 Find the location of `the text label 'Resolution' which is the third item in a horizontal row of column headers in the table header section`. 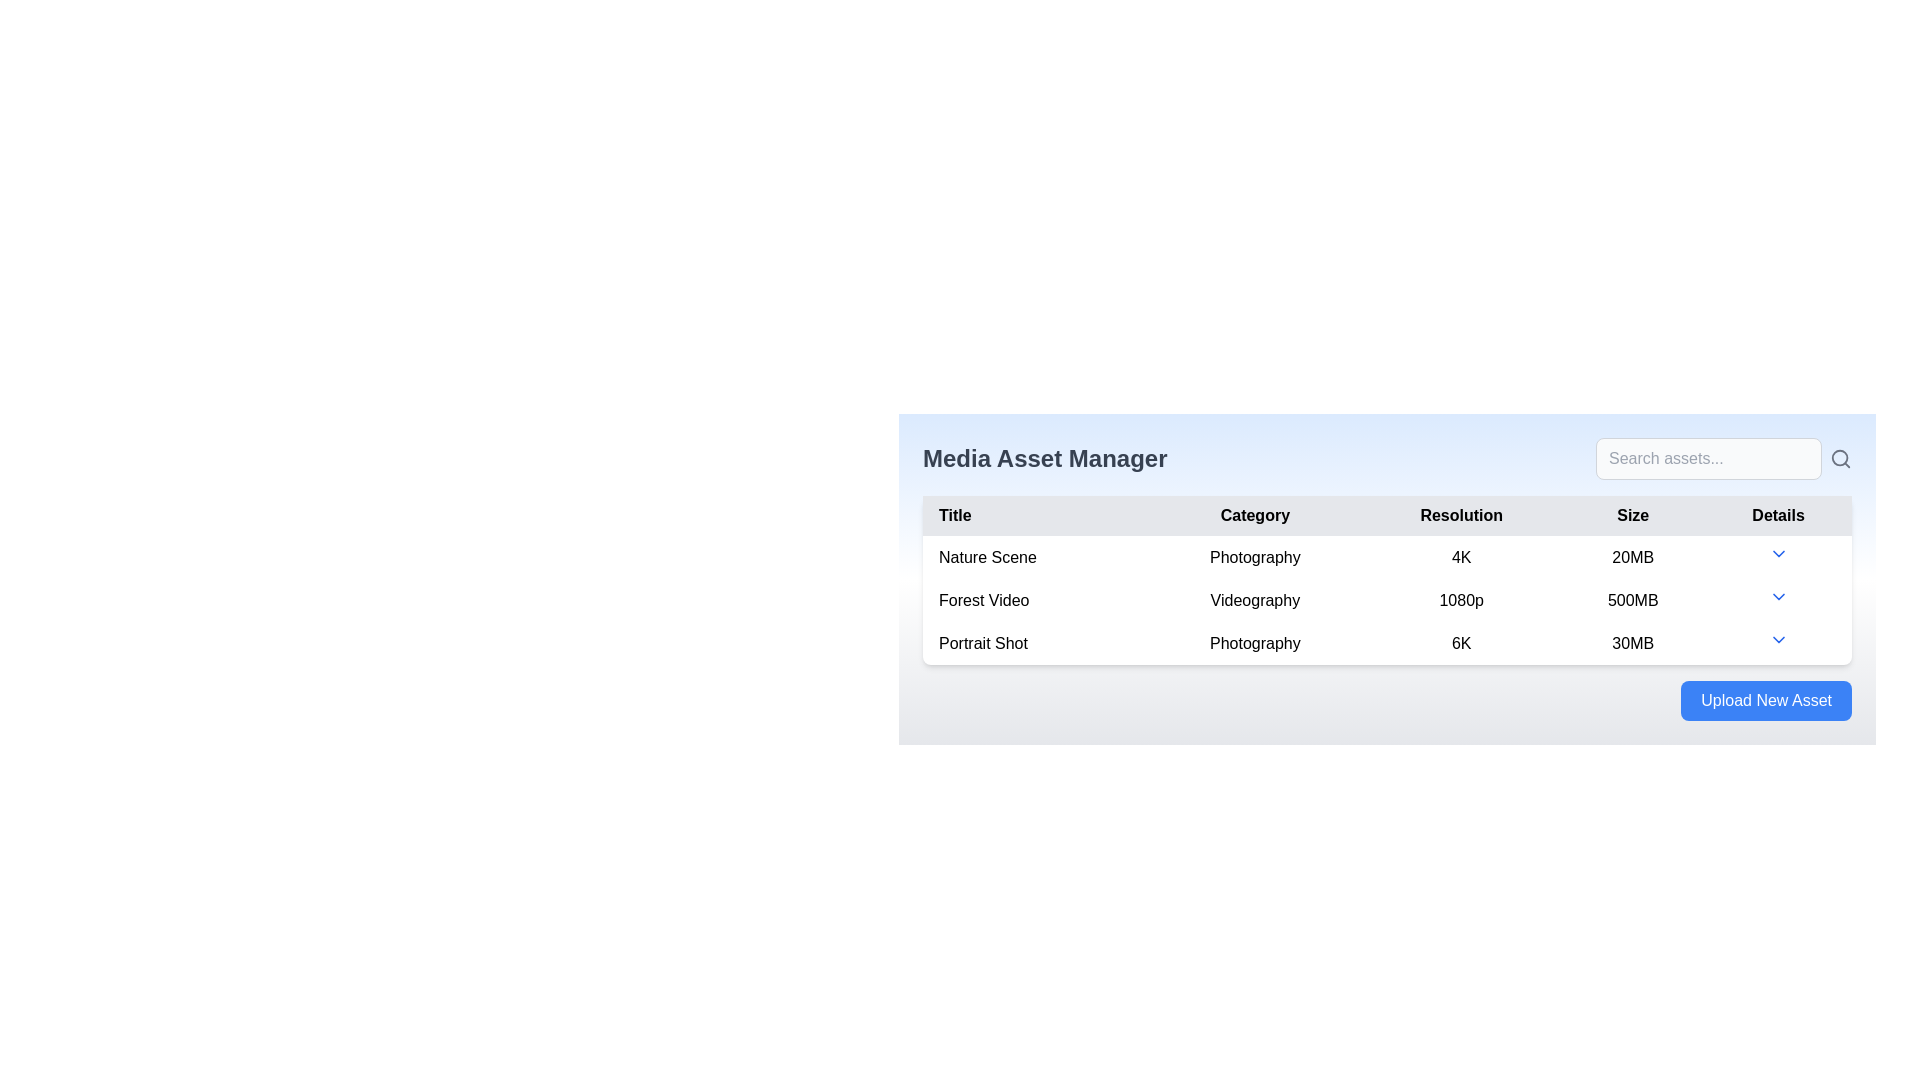

the text label 'Resolution' which is the third item in a horizontal row of column headers in the table header section is located at coordinates (1461, 515).